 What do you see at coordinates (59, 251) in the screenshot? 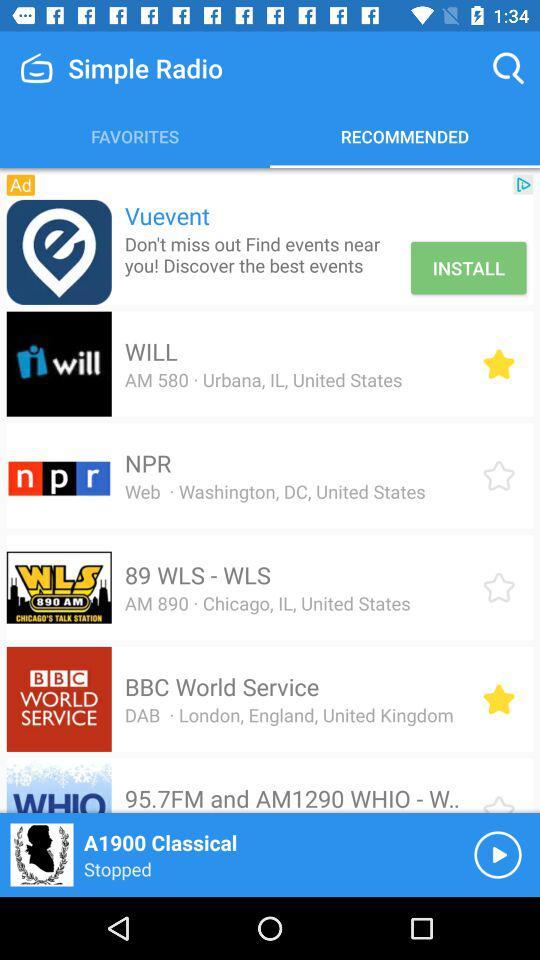
I see `the icon to the left of vuevent item` at bounding box center [59, 251].